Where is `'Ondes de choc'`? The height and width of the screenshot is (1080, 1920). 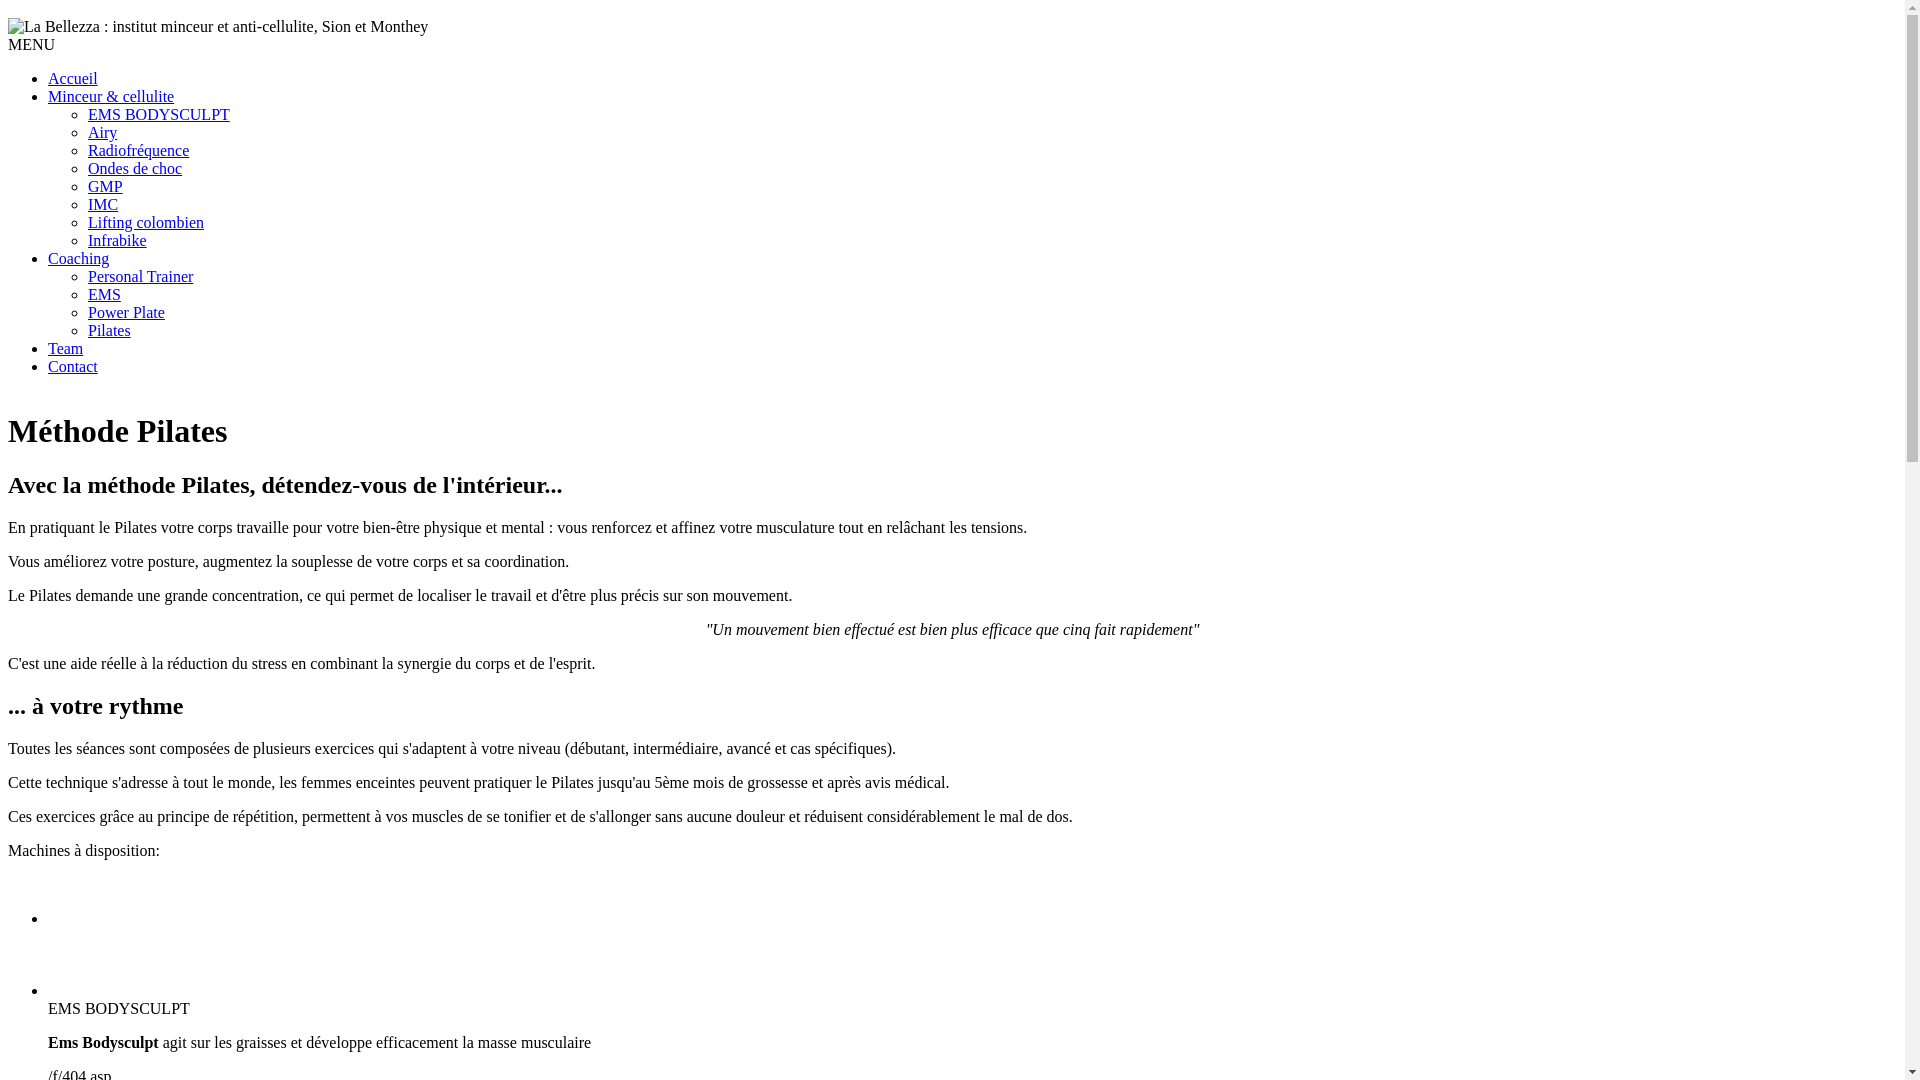
'Ondes de choc' is located at coordinates (133, 167).